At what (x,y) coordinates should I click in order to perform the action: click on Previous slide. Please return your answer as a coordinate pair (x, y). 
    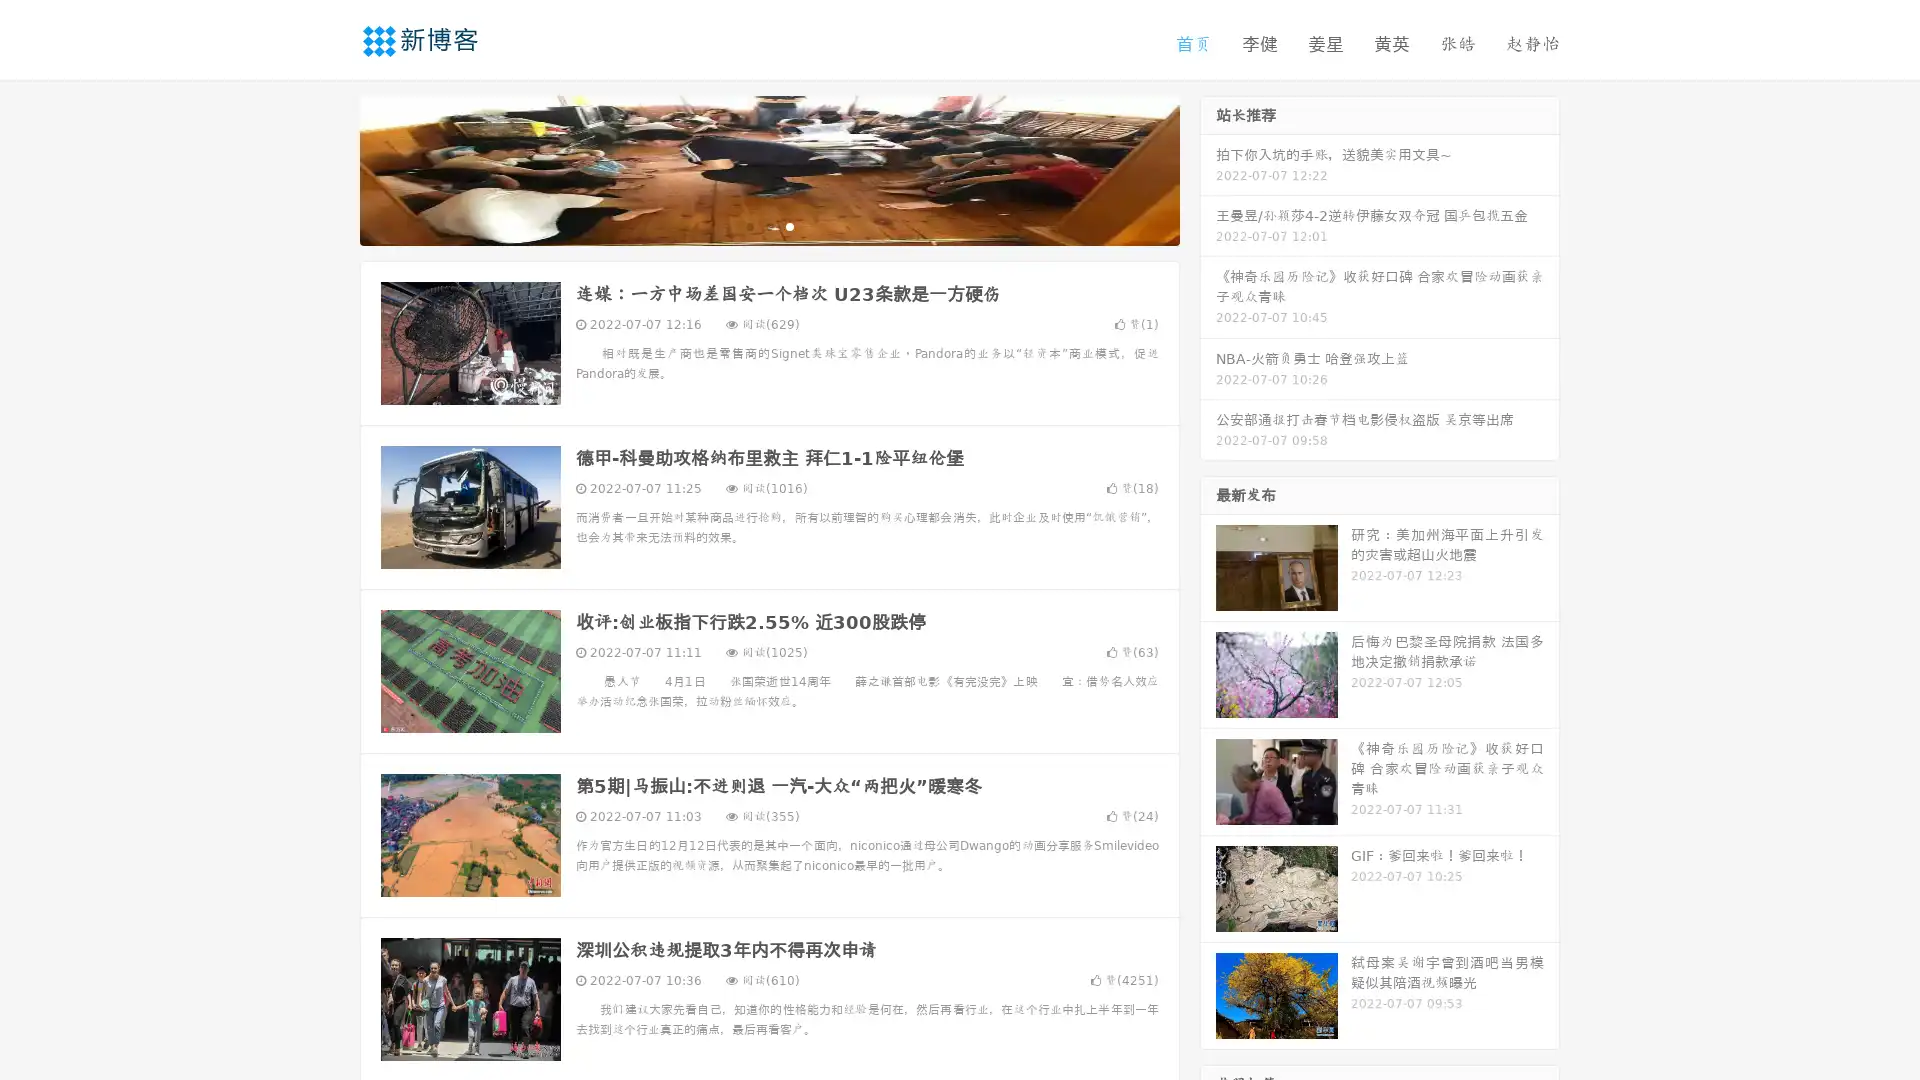
    Looking at the image, I should click on (330, 168).